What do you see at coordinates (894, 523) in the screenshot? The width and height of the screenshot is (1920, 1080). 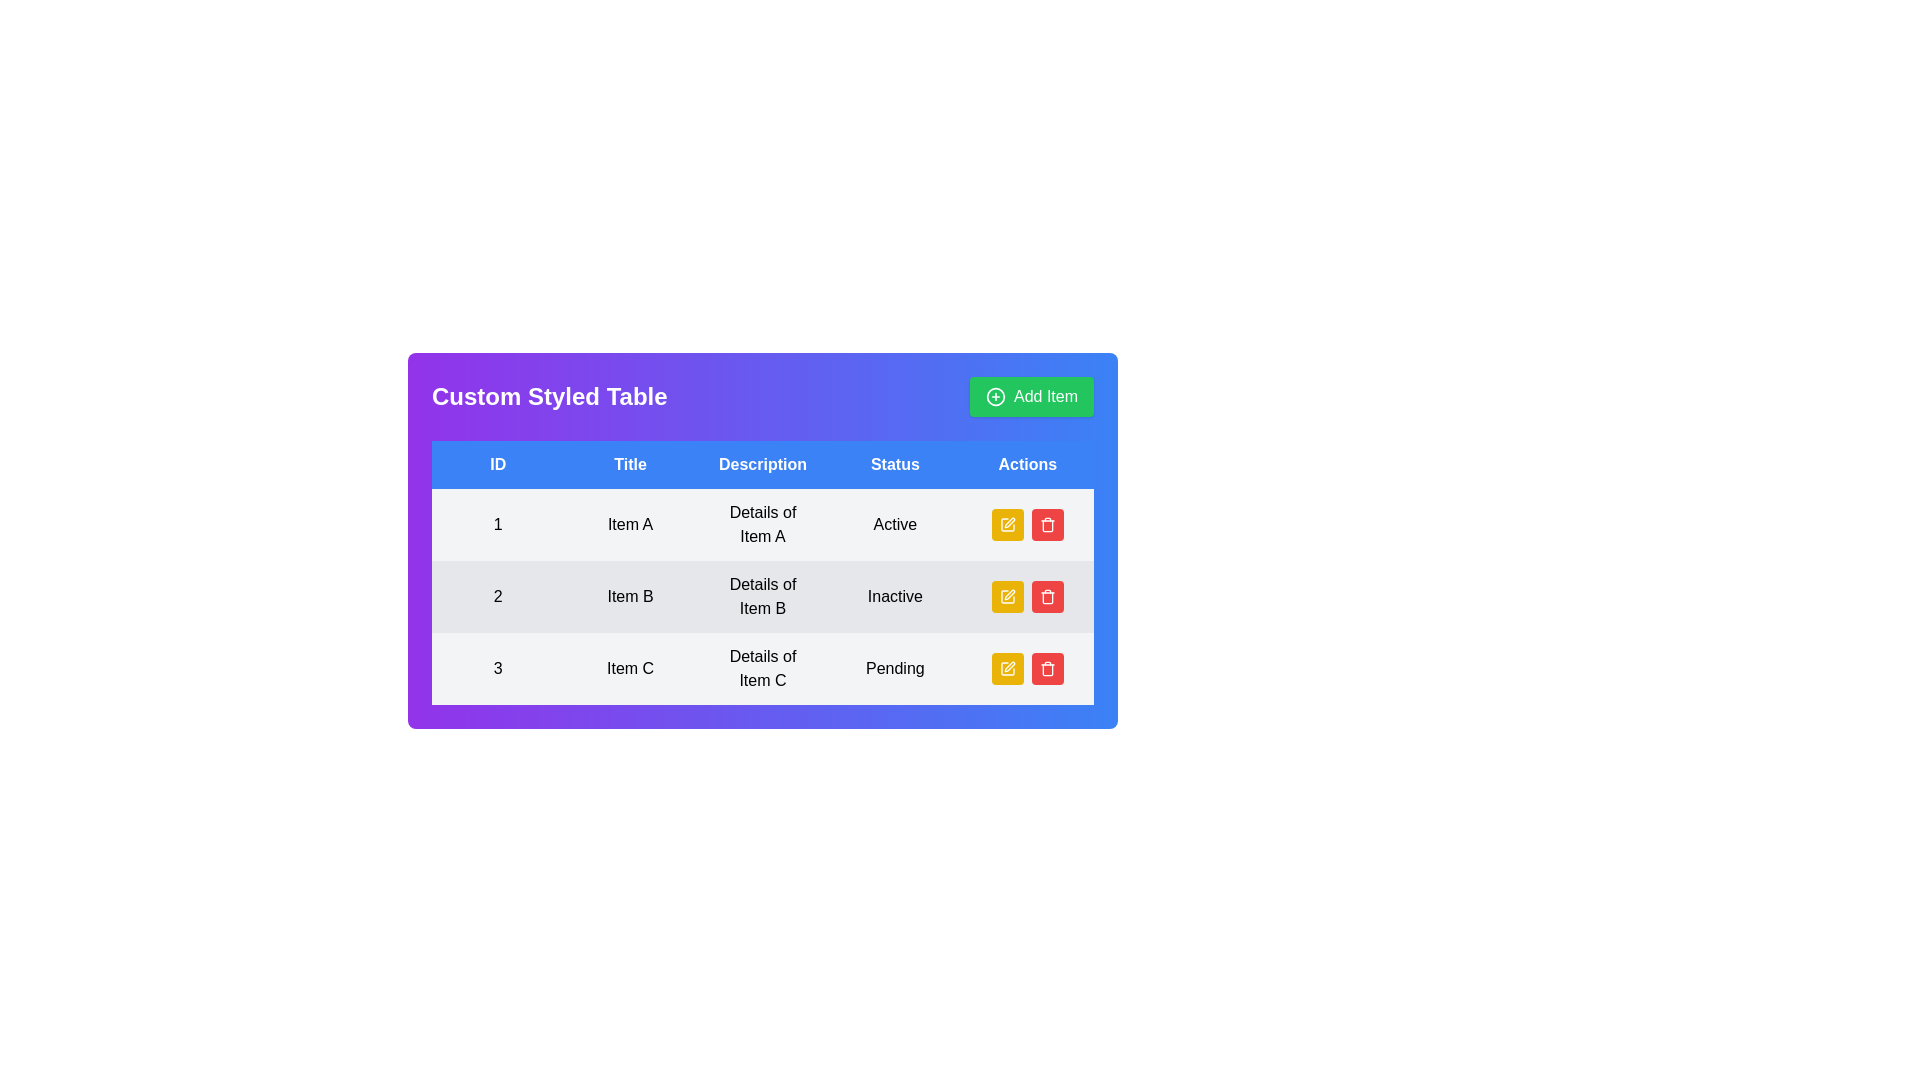 I see `the table cell containing the text 'Active' in the first row under the 'Status' column` at bounding box center [894, 523].